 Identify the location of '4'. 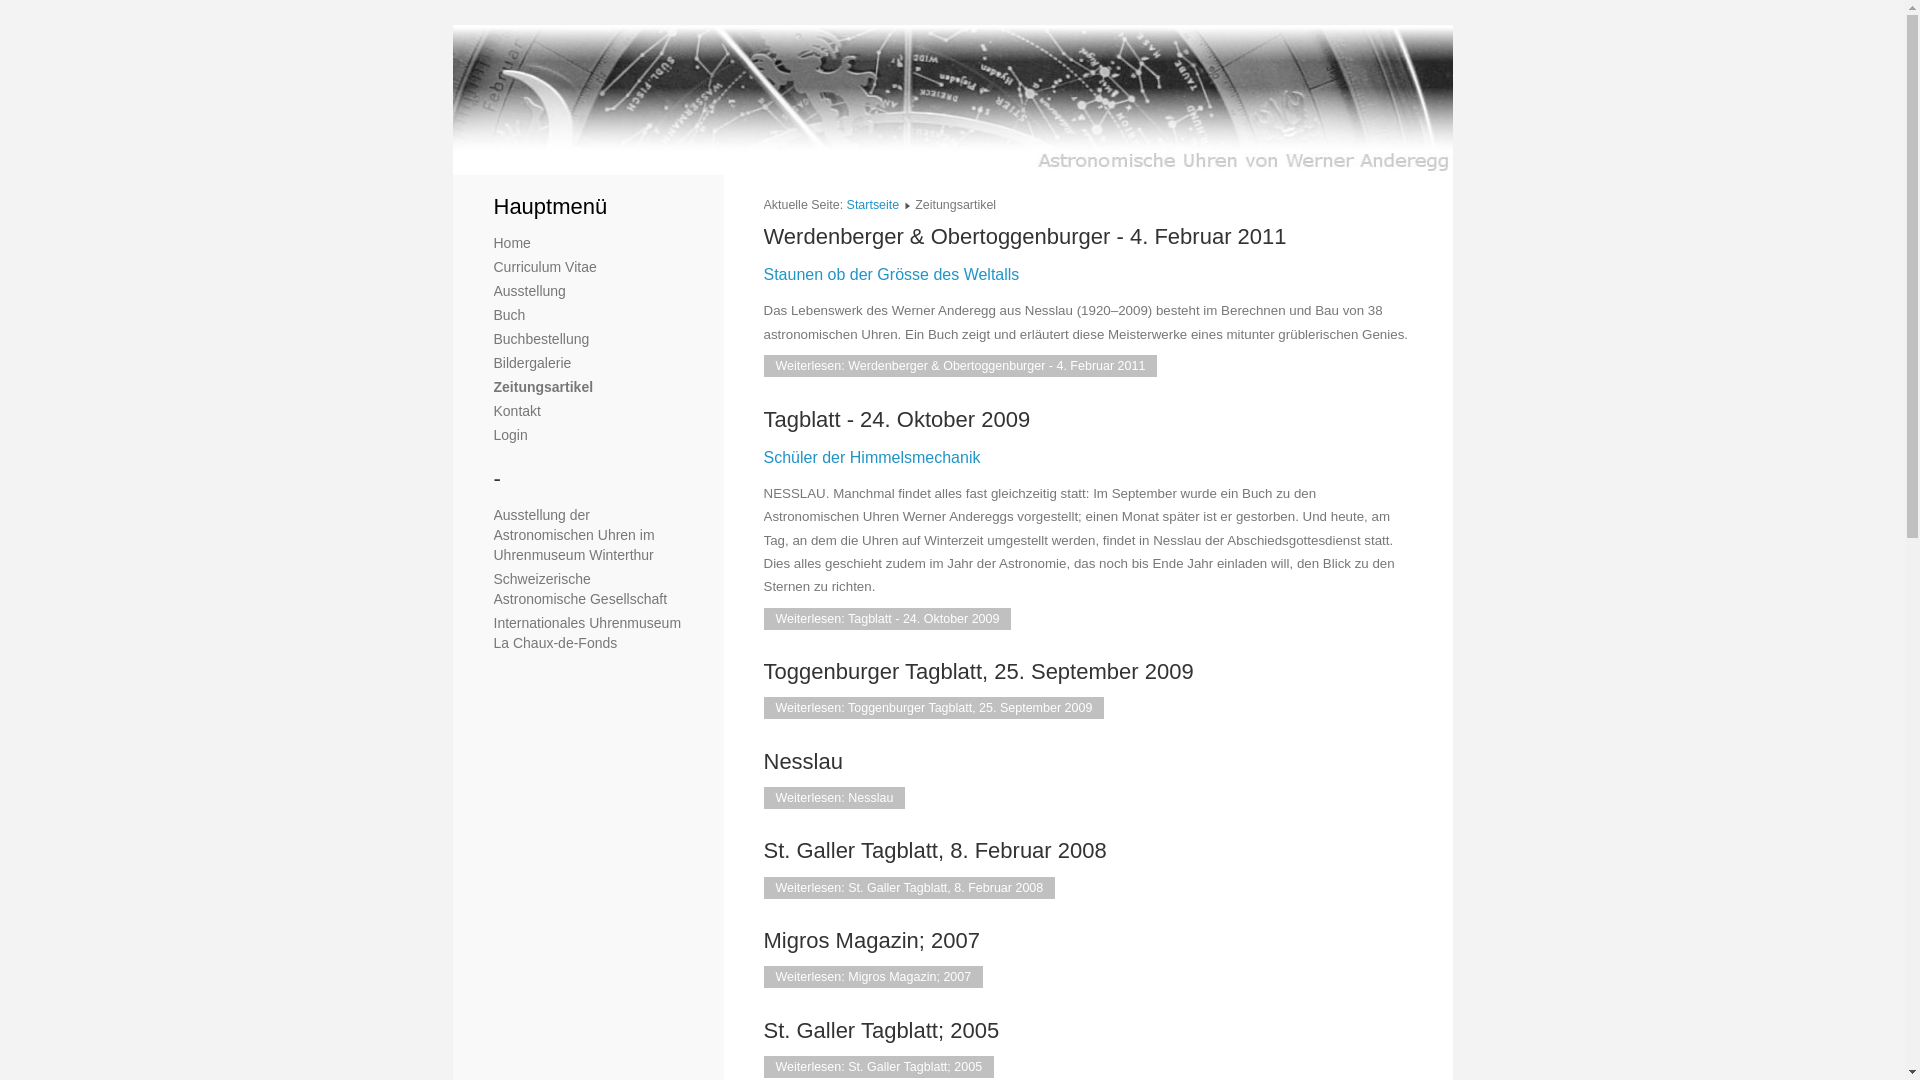
(529, 153).